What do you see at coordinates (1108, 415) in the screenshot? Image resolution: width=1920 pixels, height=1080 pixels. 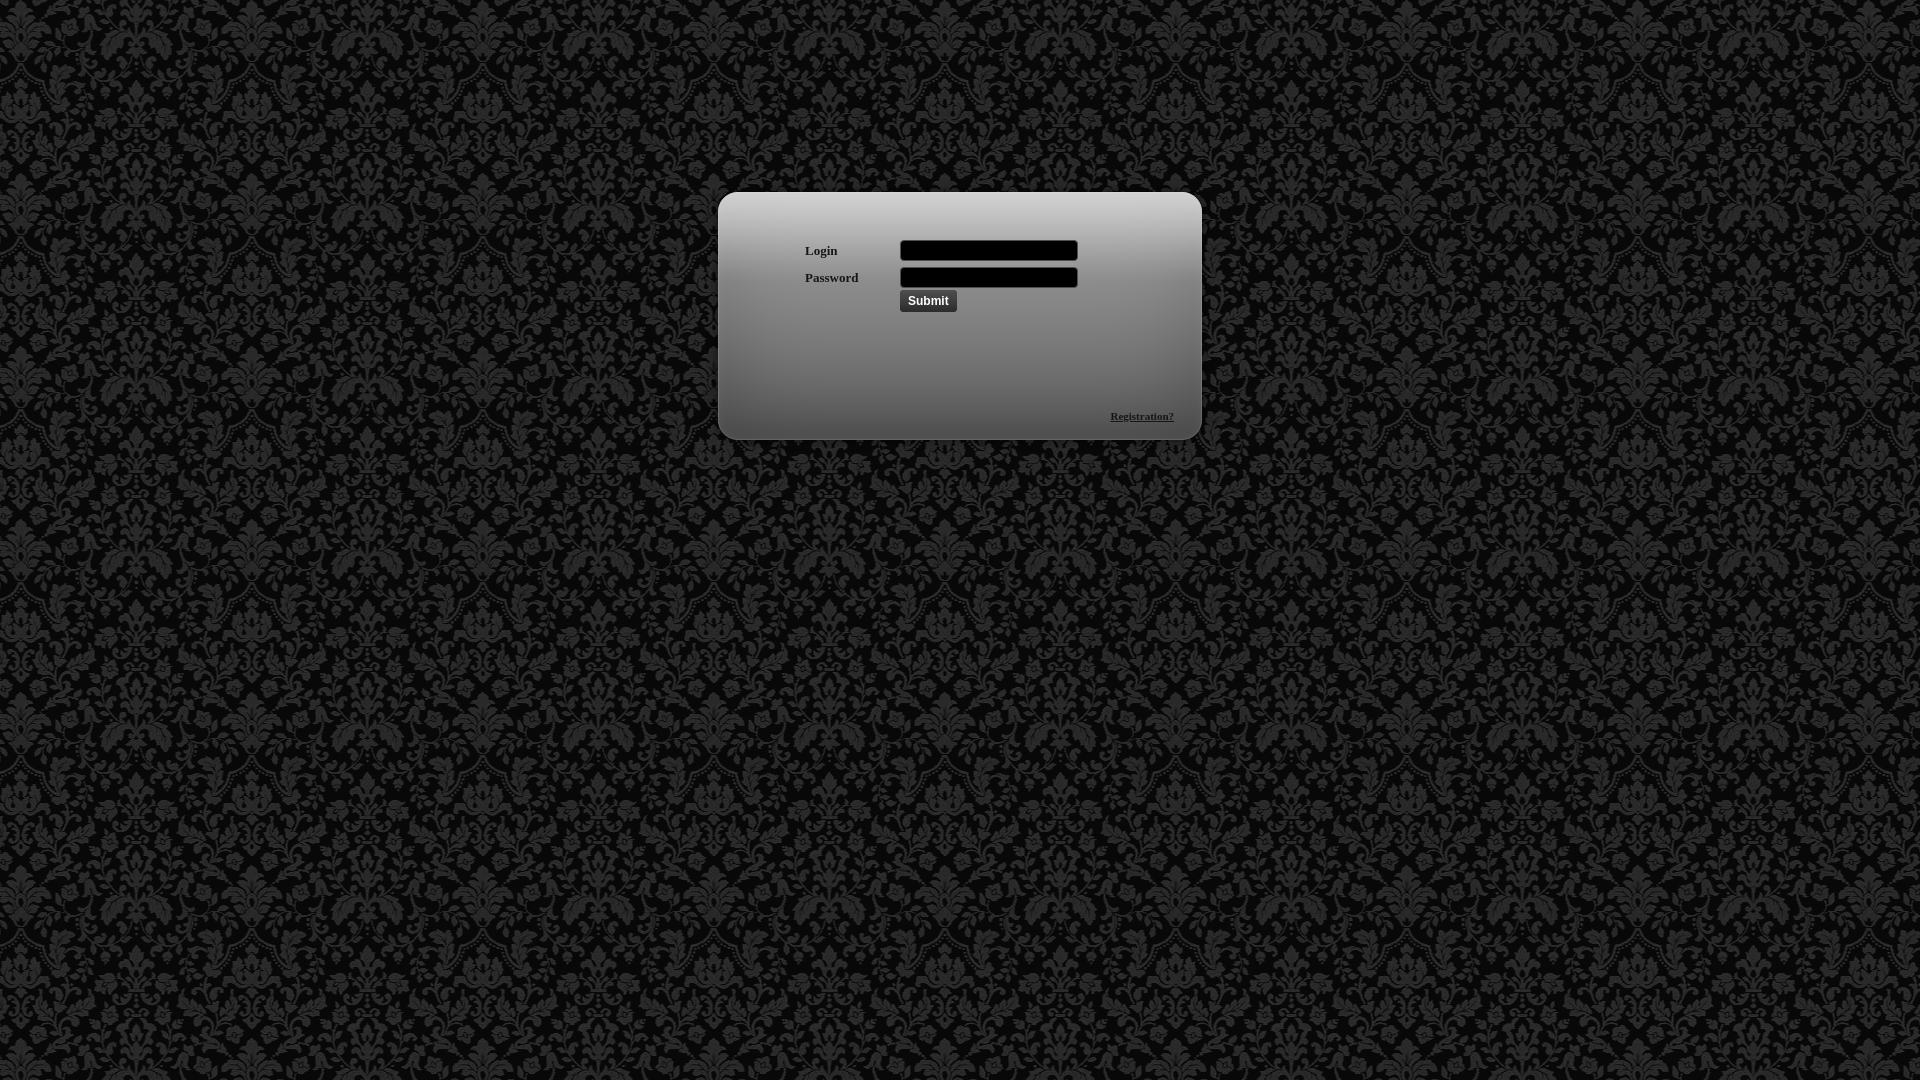 I see `'Registration?'` at bounding box center [1108, 415].